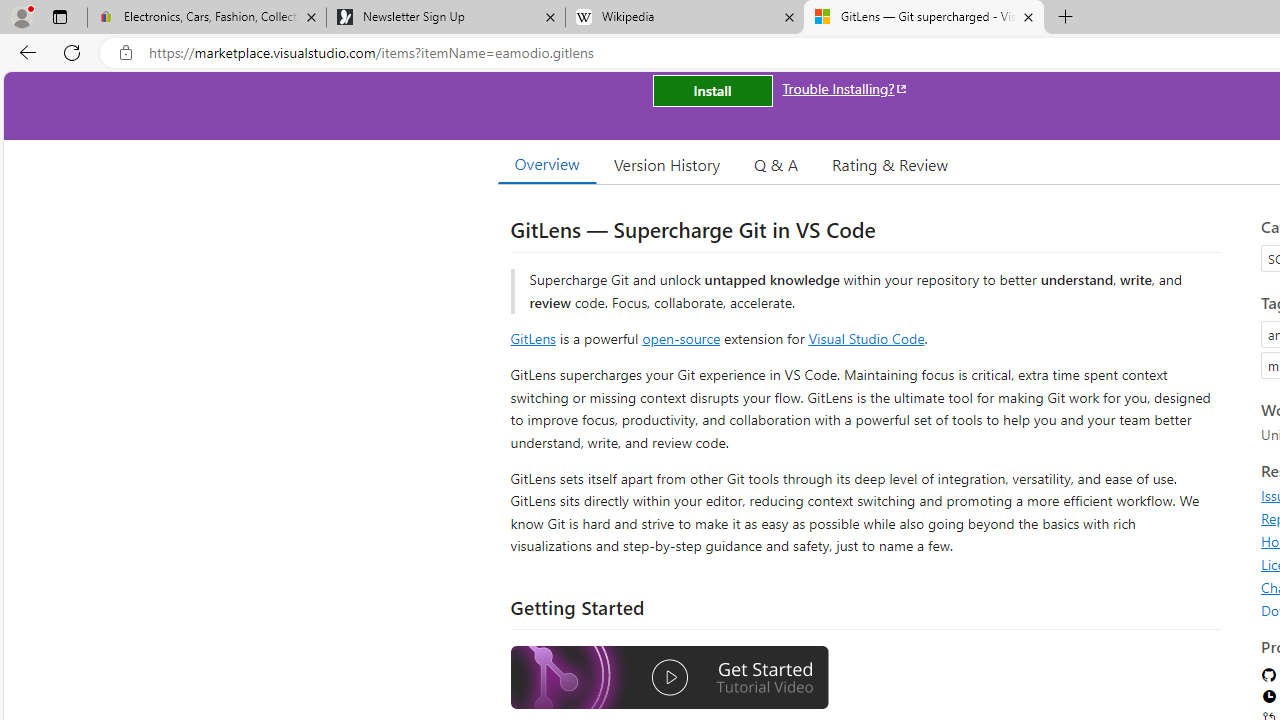  I want to click on 'Q & A', so click(775, 163).